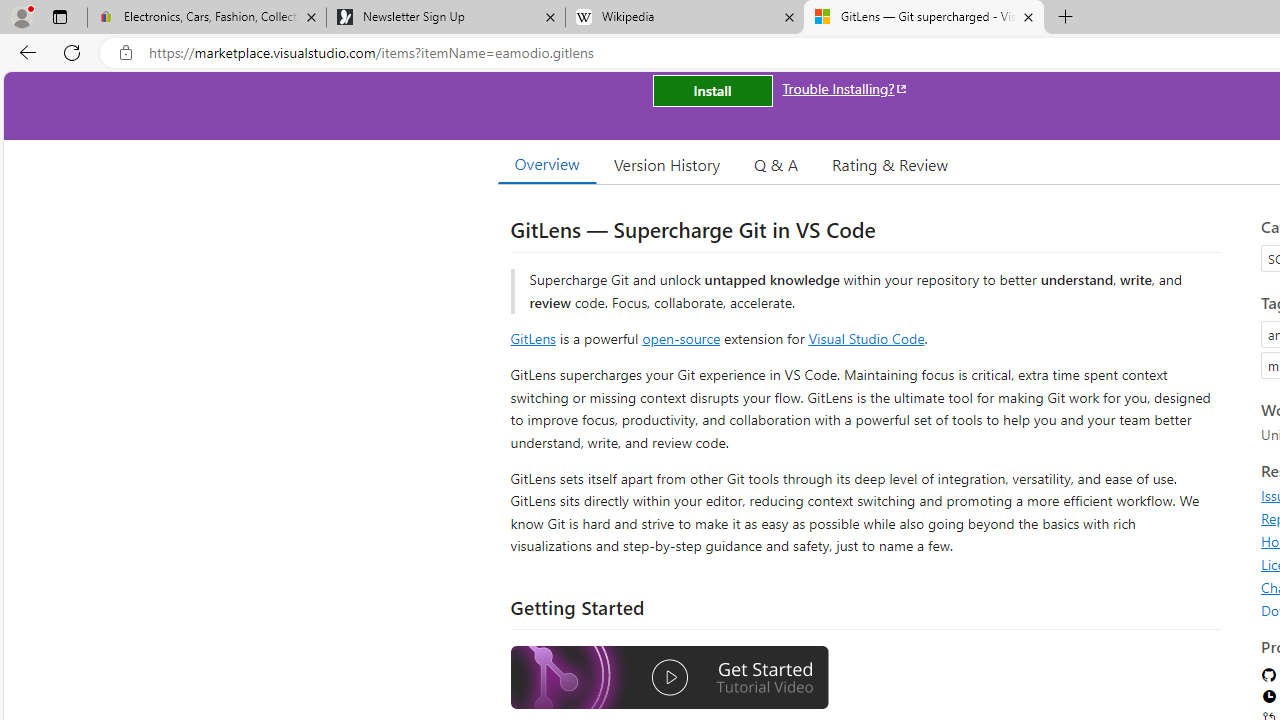  I want to click on 'Q & A', so click(775, 163).